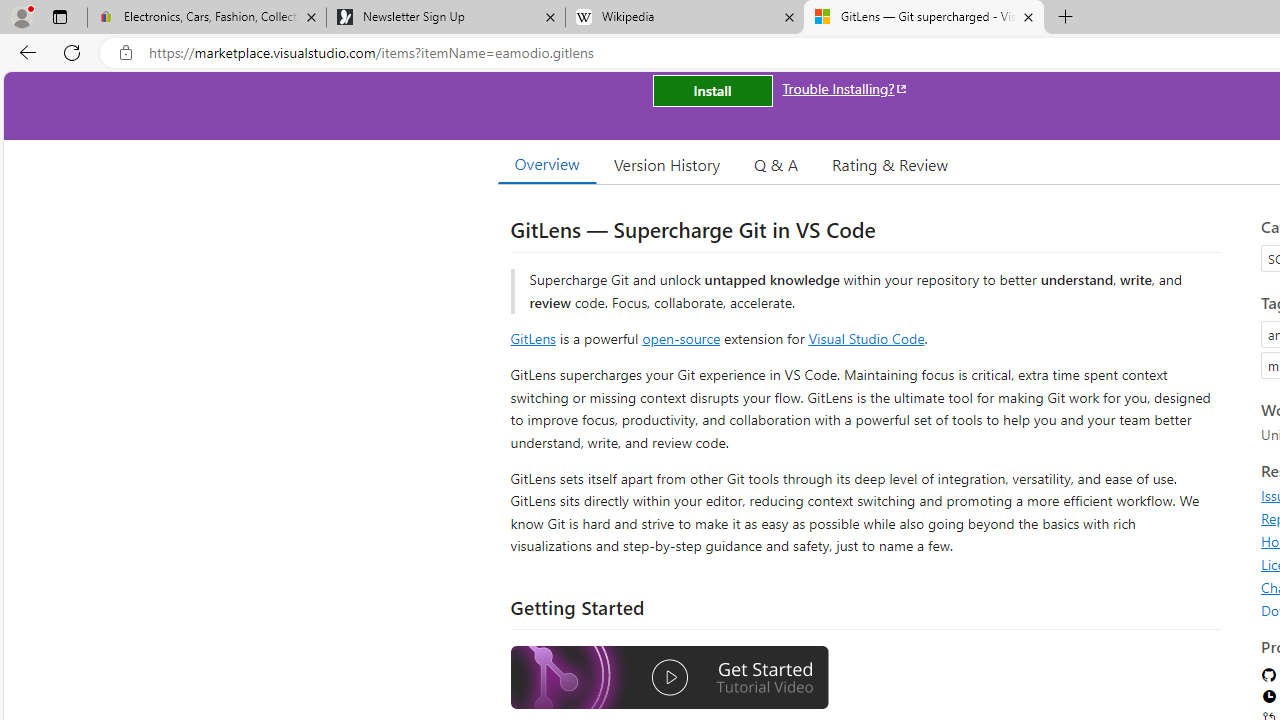  I want to click on 'Q & A', so click(775, 163).